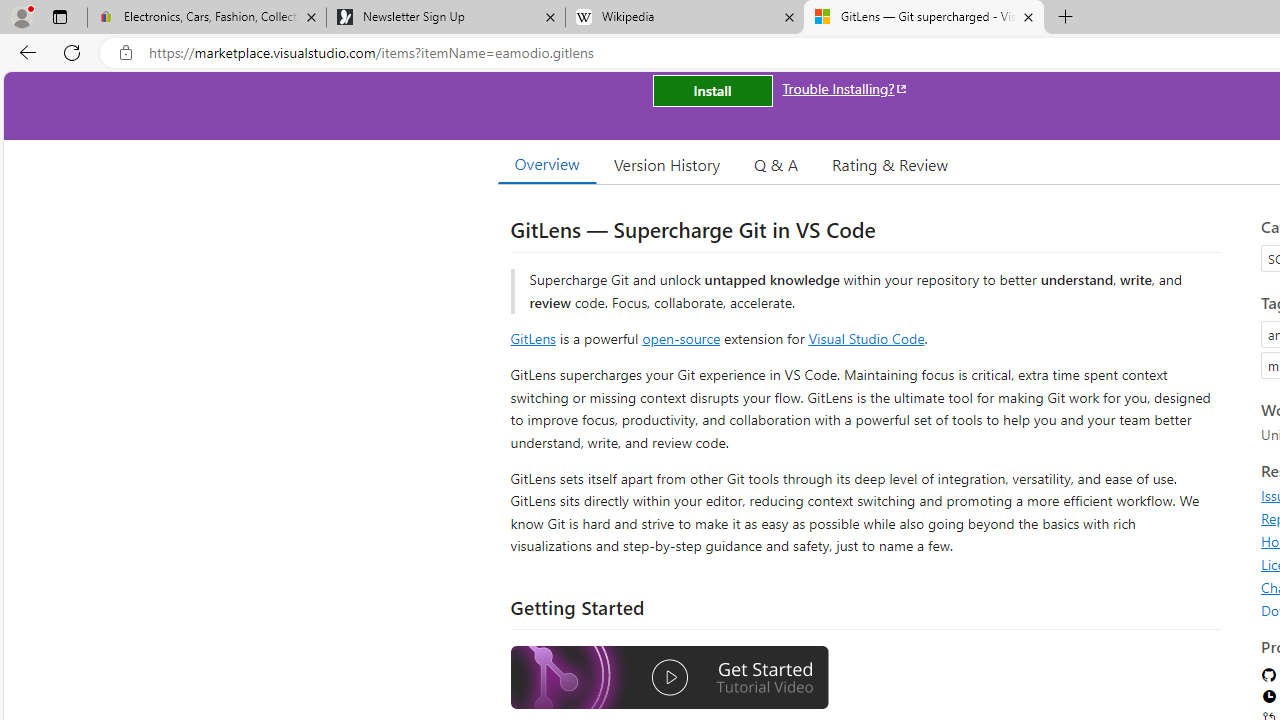  I want to click on 'Q & A', so click(775, 163).